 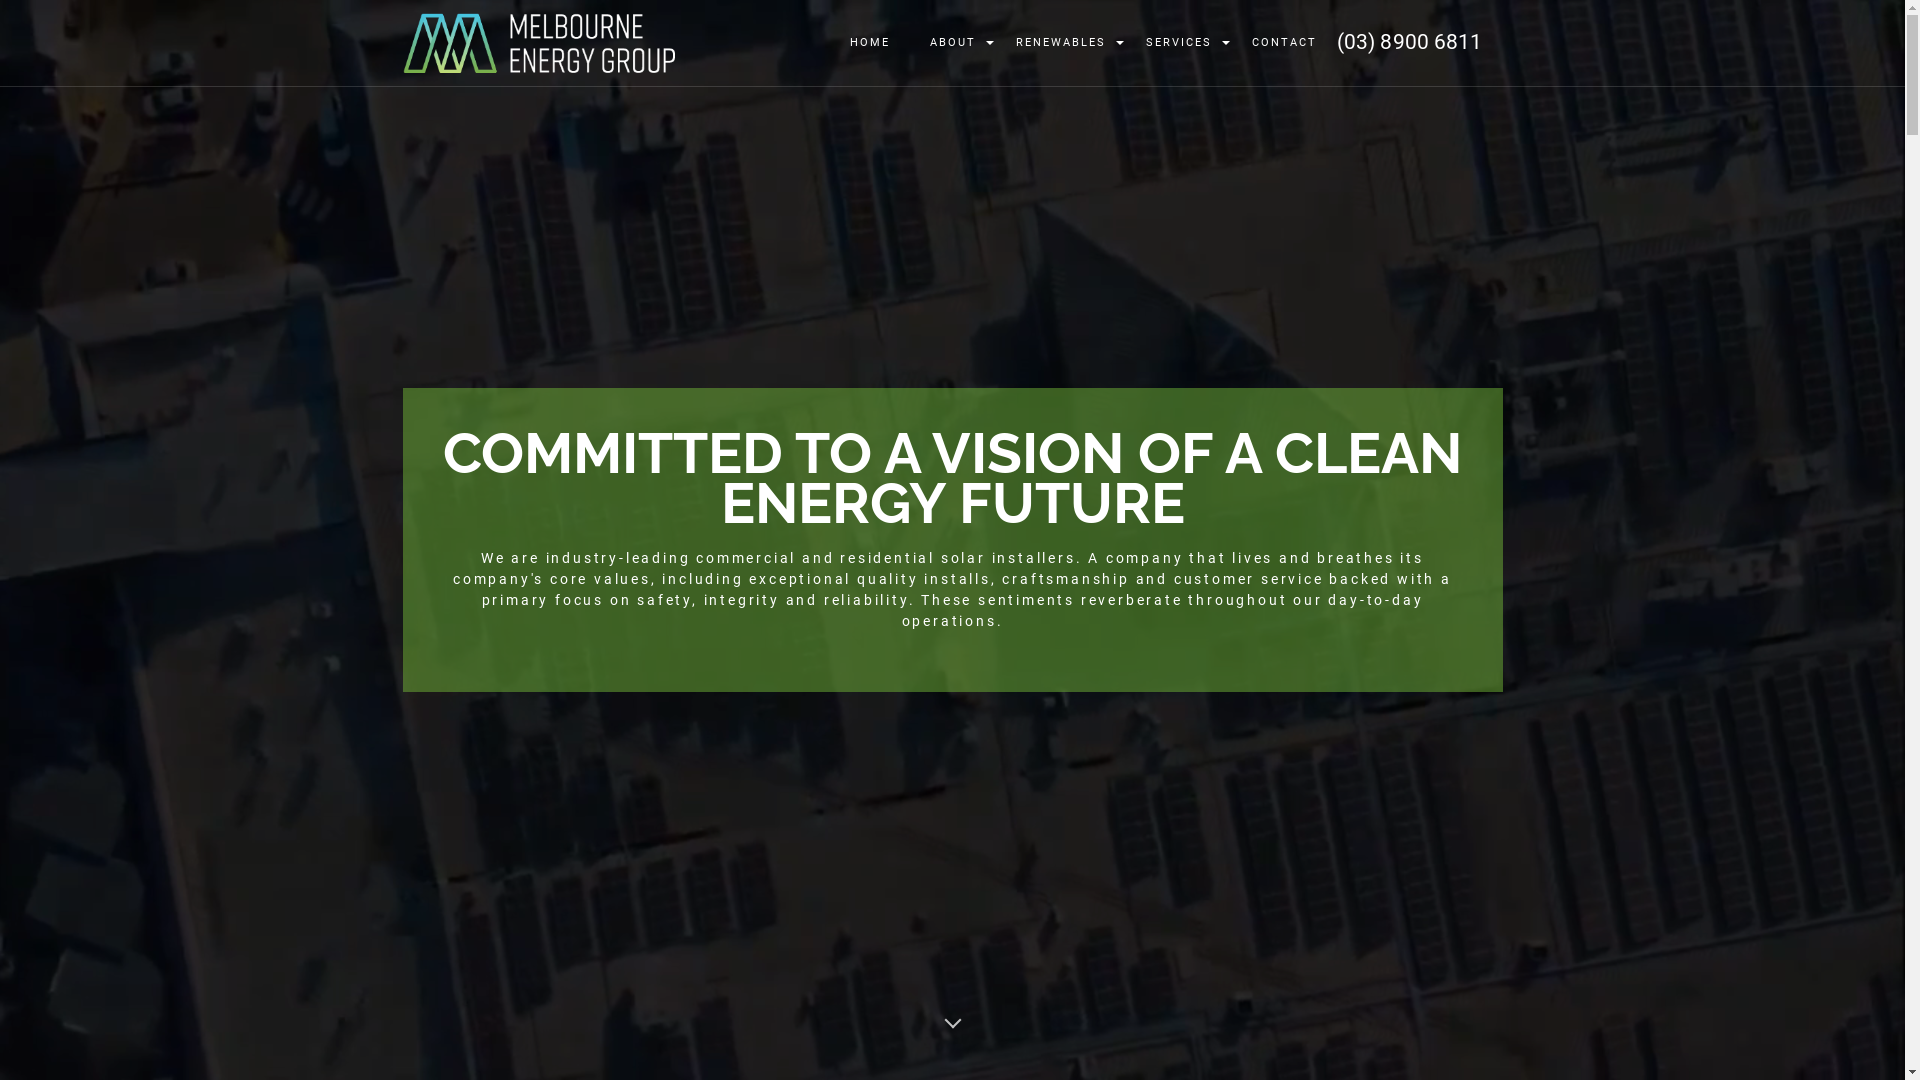 I want to click on 'HOME', so click(x=830, y=43).